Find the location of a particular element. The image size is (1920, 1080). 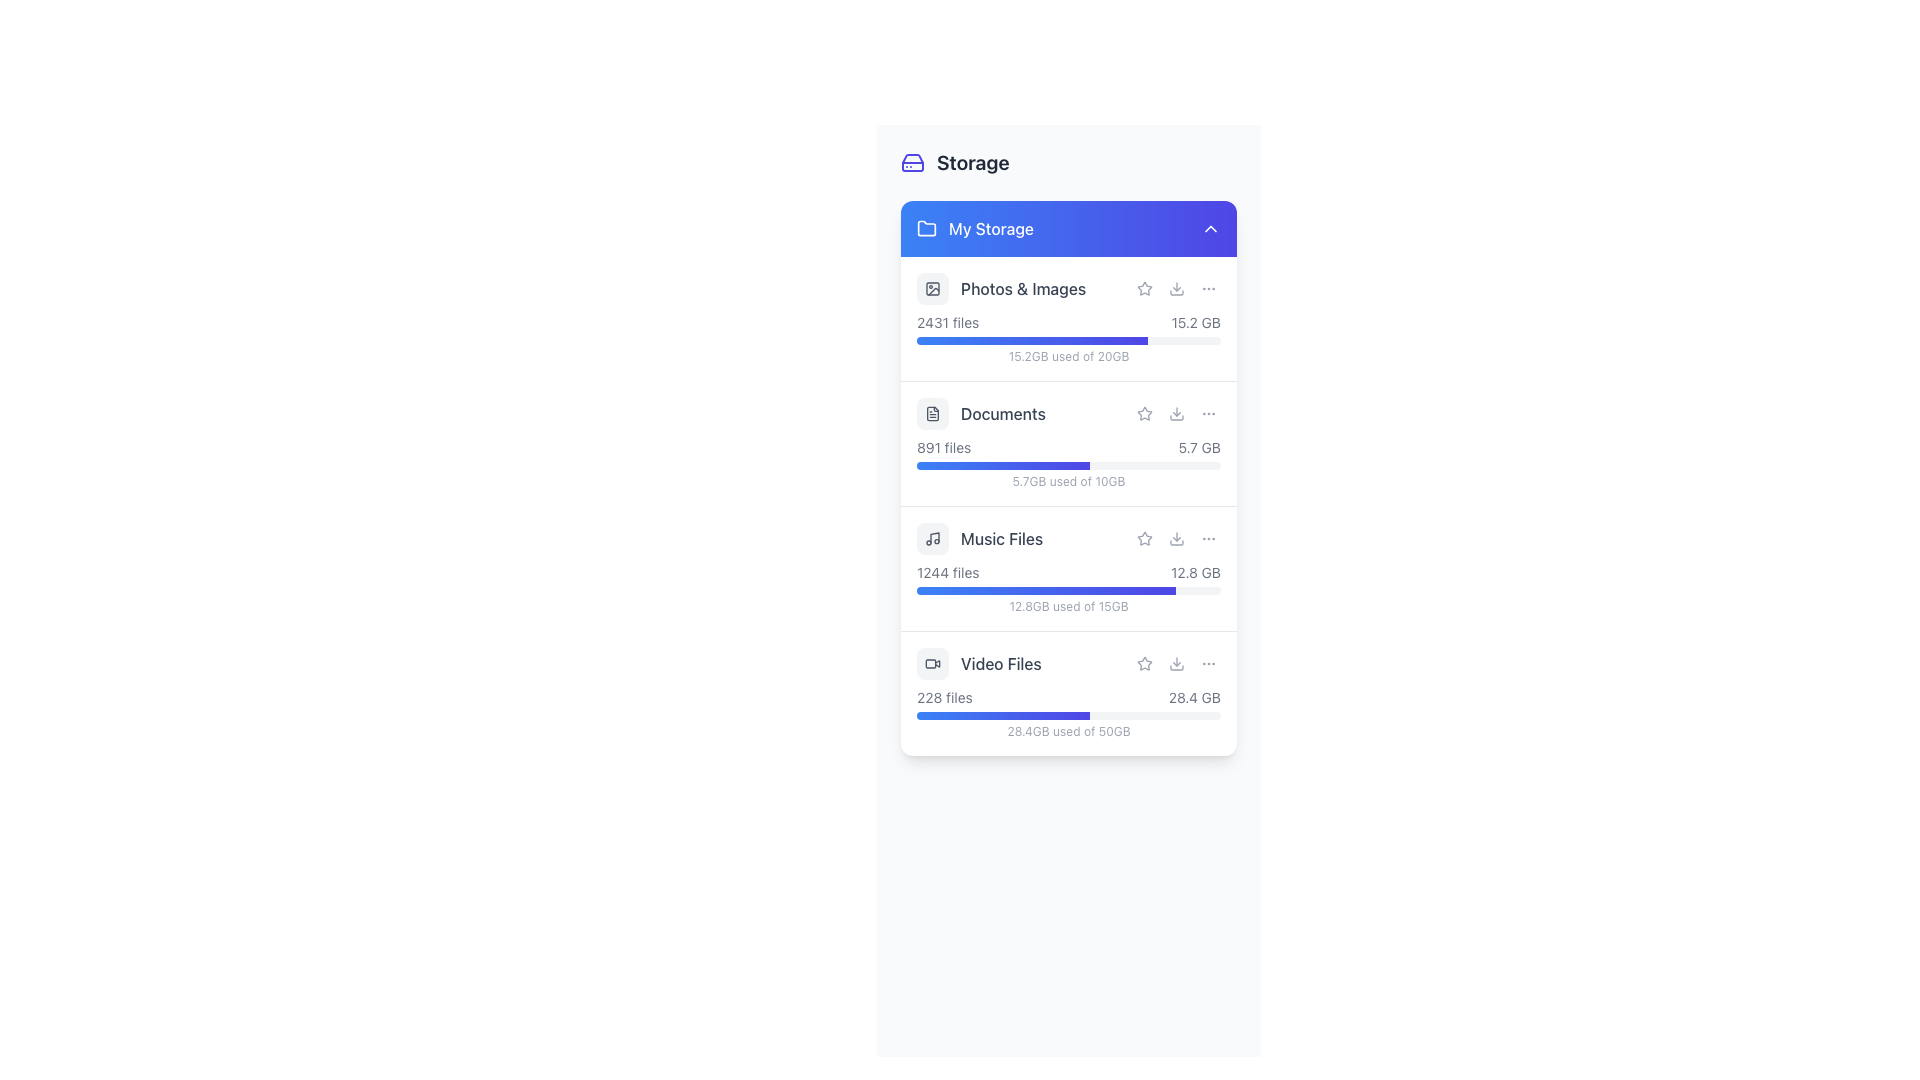

the horizontal progress bar styled with a gradient transition from blue to indigo, located in the 'Photos & Images' section is located at coordinates (1032, 339).